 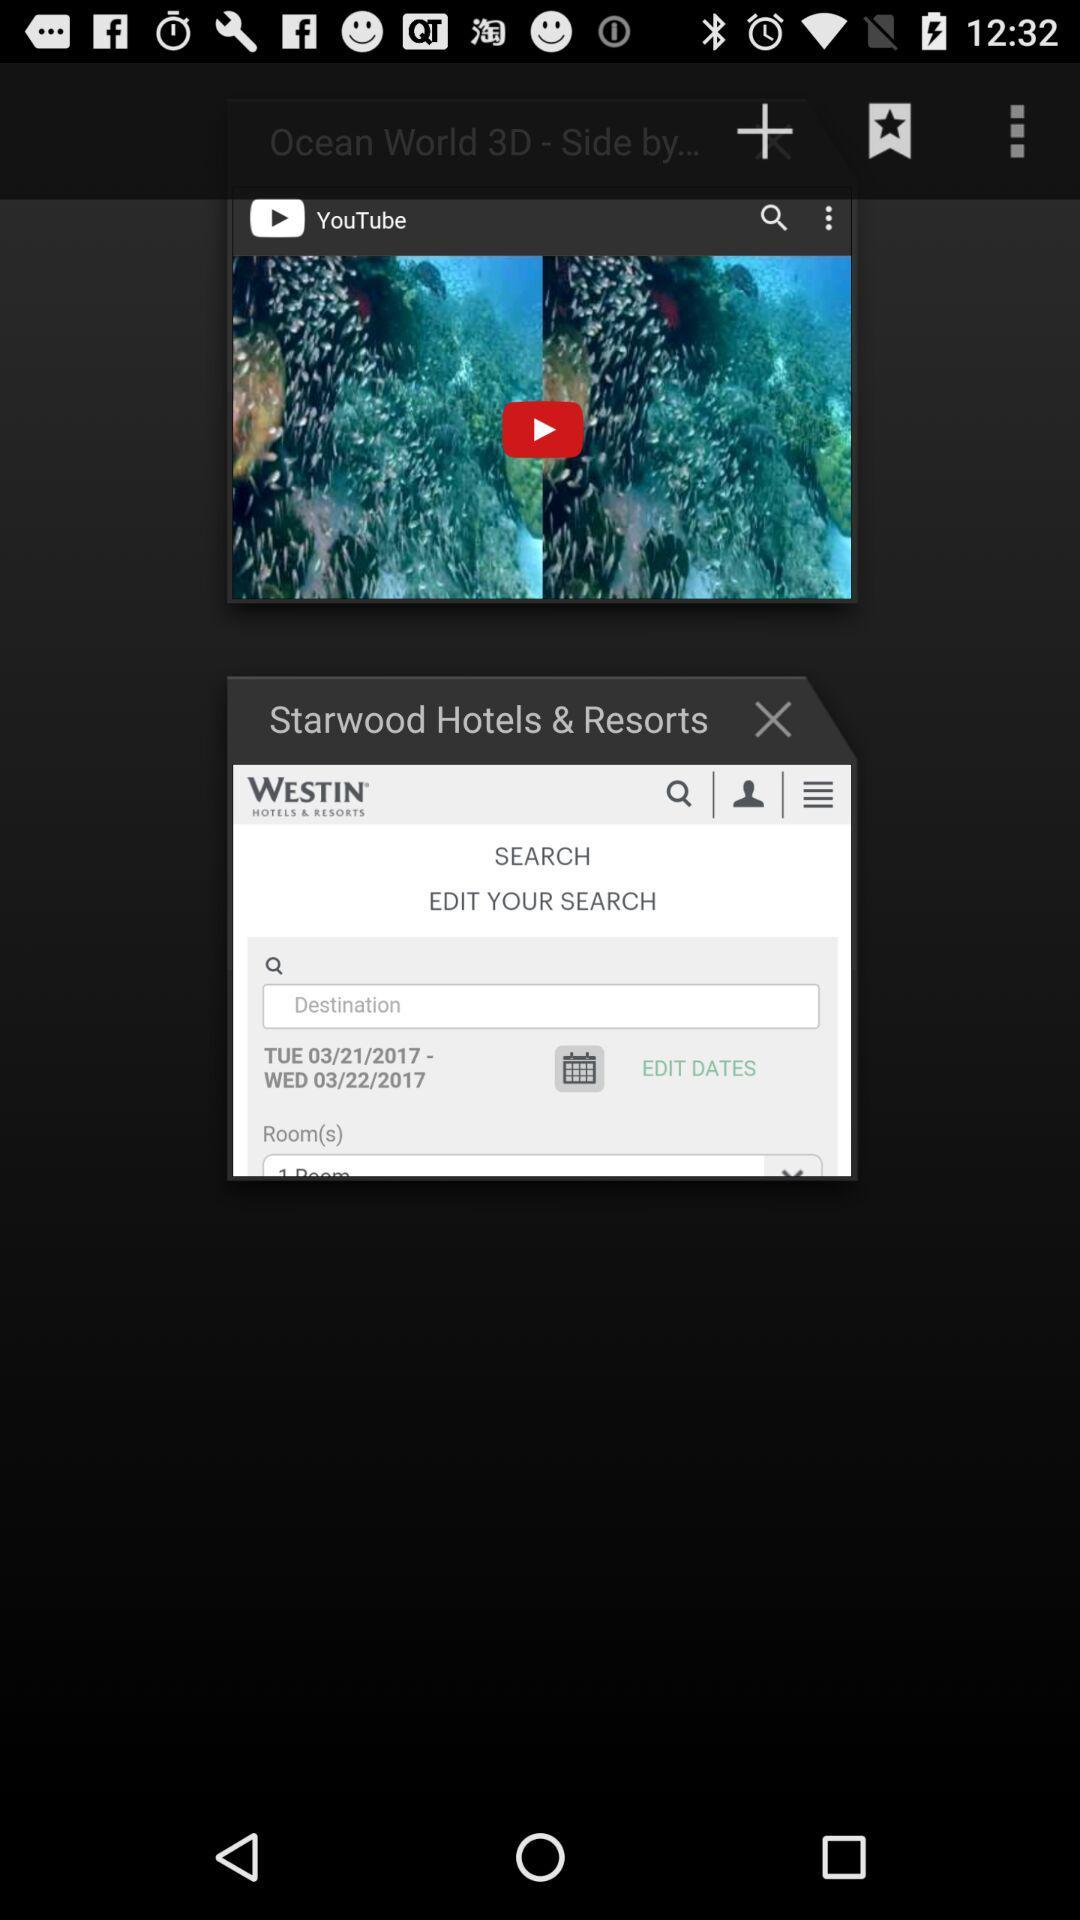 What do you see at coordinates (890, 139) in the screenshot?
I see `the bookmark icon` at bounding box center [890, 139].